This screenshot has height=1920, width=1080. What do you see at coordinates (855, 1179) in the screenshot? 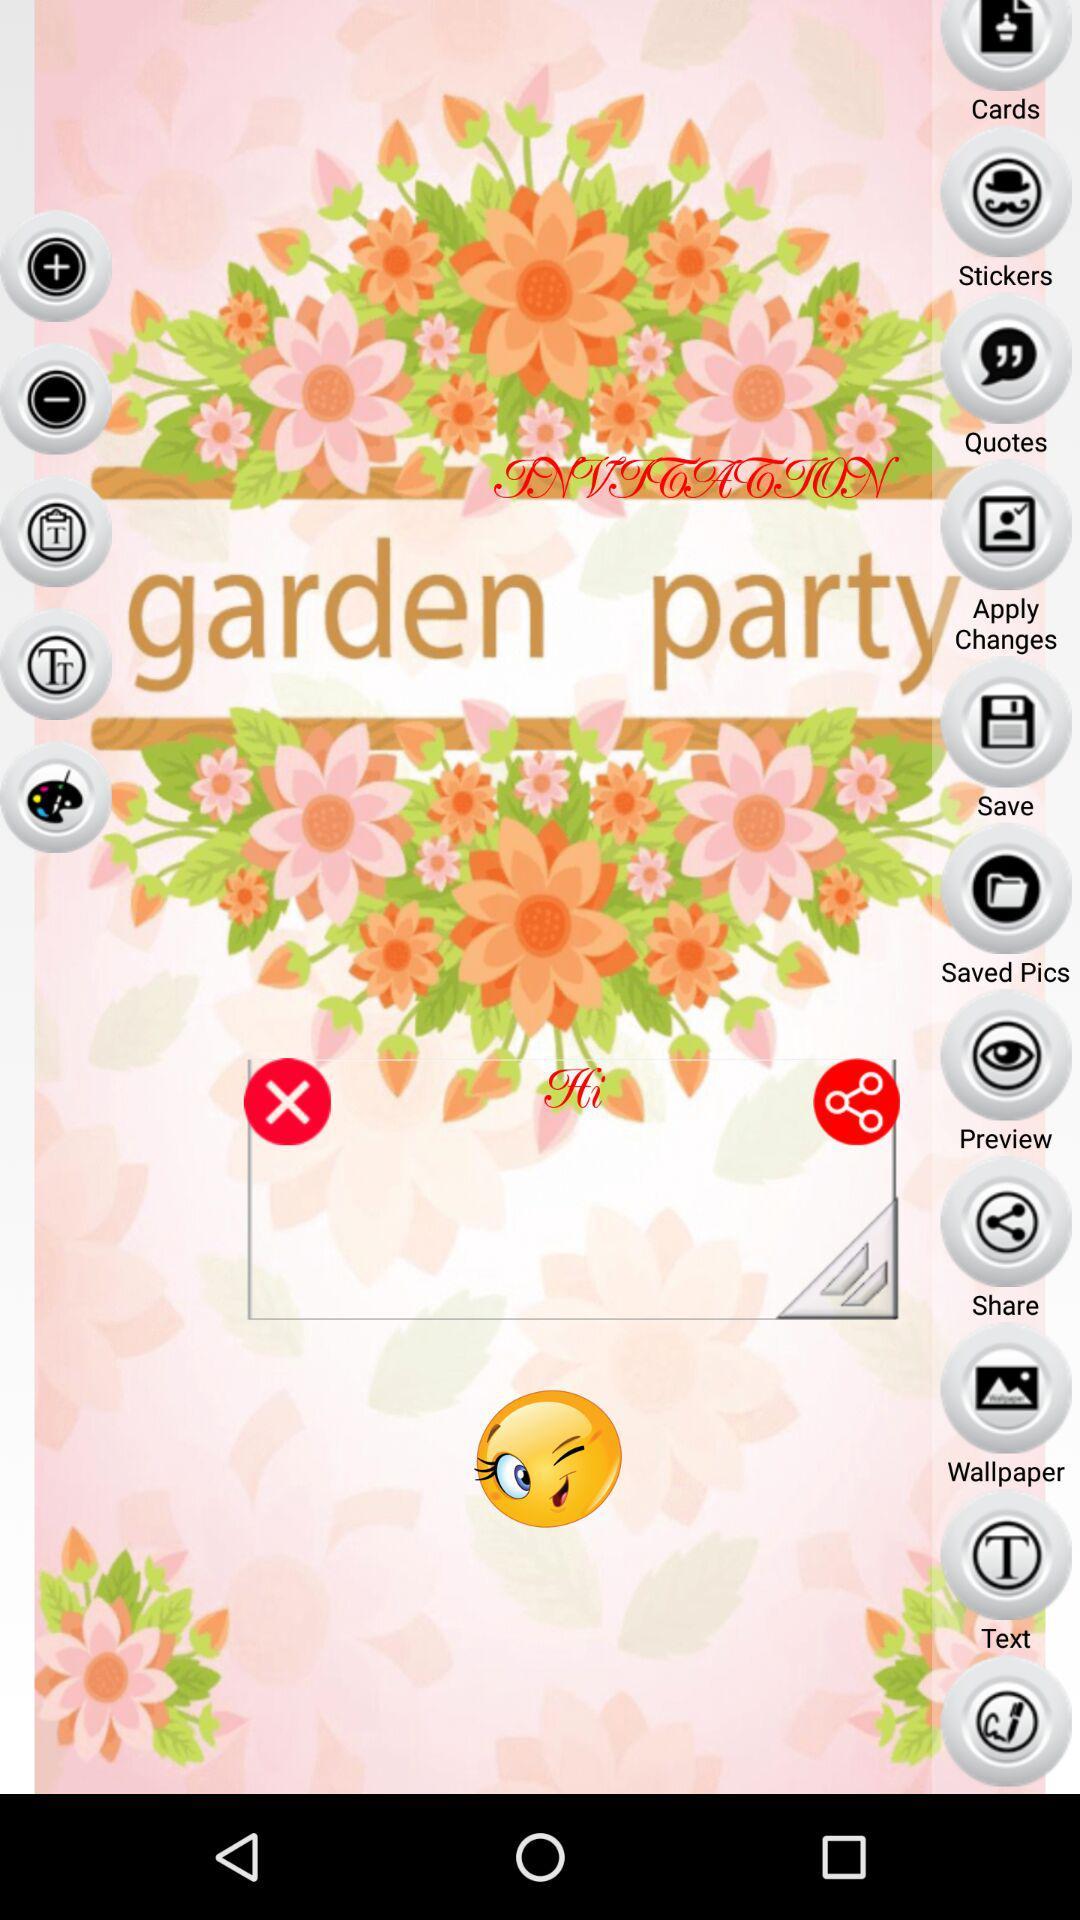
I see `the share icon` at bounding box center [855, 1179].